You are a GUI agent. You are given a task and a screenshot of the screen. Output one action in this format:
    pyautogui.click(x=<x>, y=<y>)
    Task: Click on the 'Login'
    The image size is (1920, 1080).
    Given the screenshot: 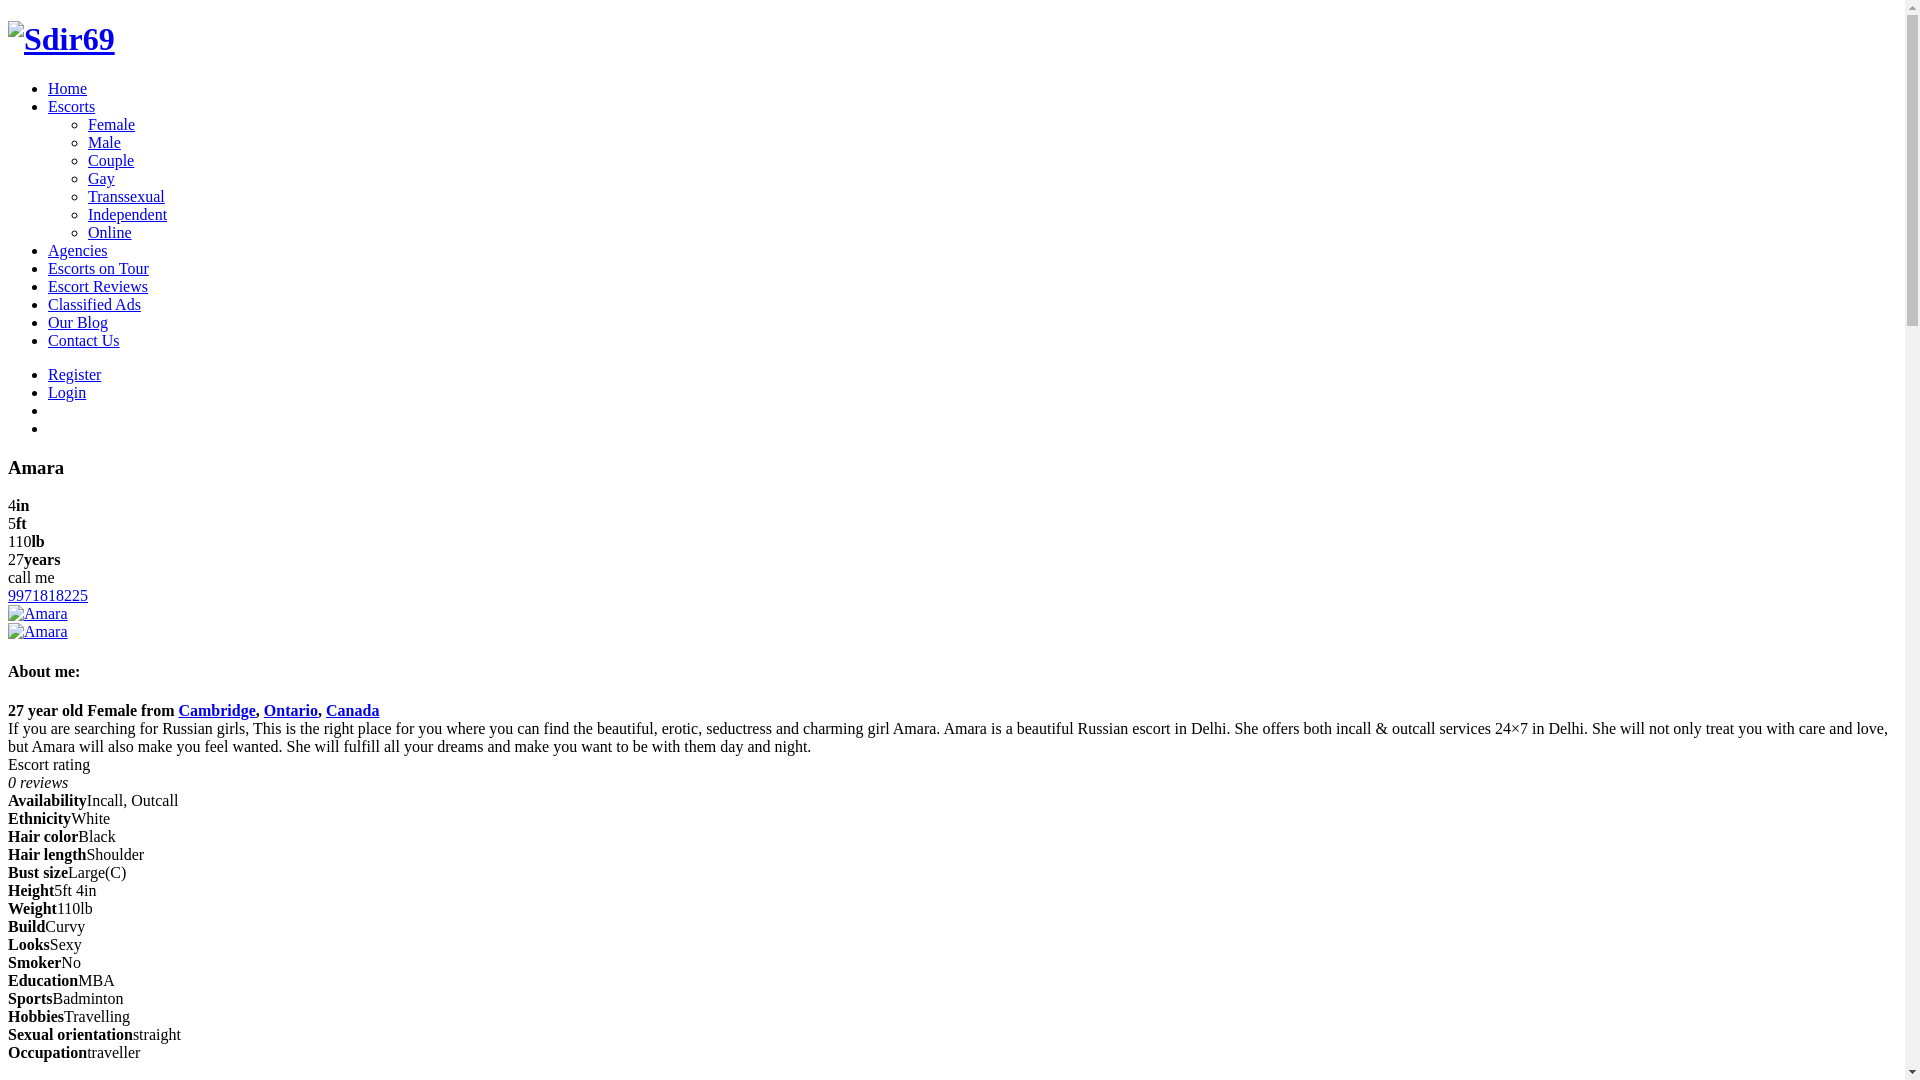 What is the action you would take?
    pyautogui.click(x=67, y=392)
    